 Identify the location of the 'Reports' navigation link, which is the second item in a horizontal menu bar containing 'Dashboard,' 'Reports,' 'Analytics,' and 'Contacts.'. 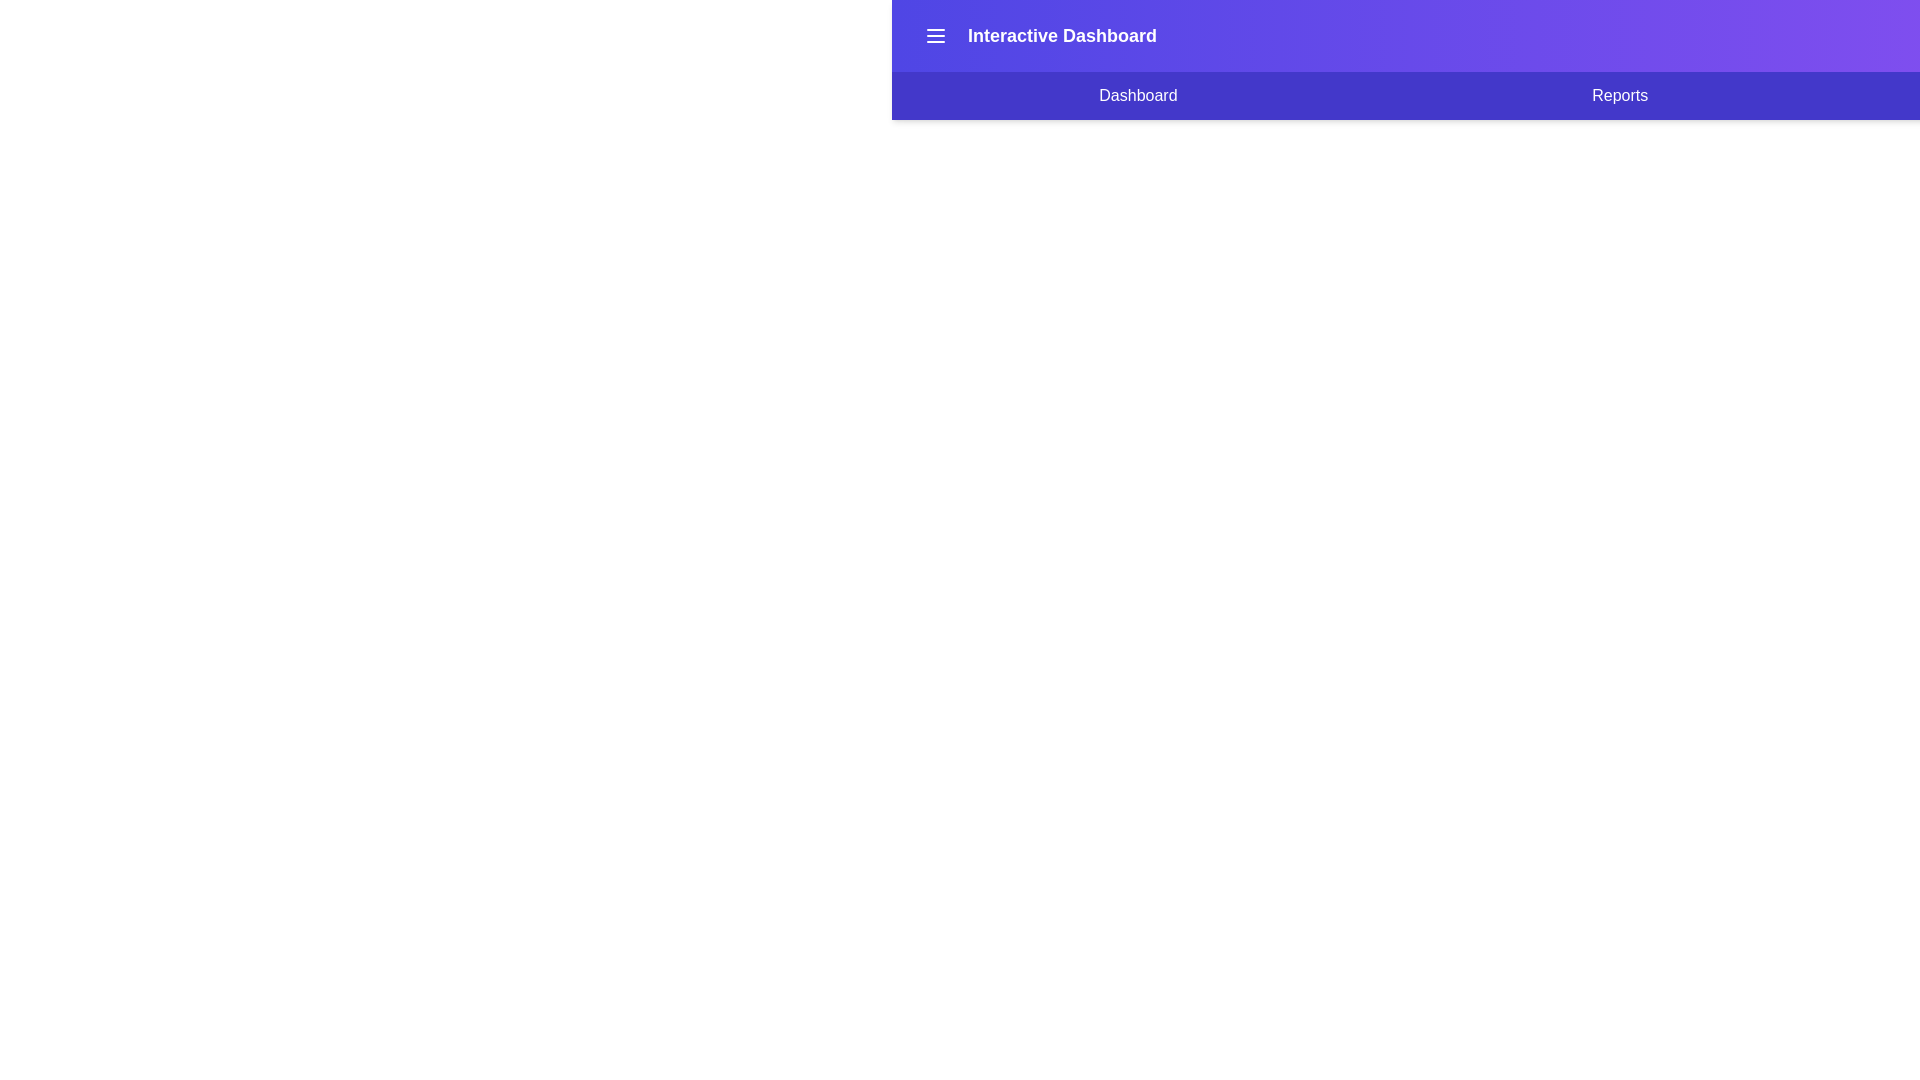
(1620, 96).